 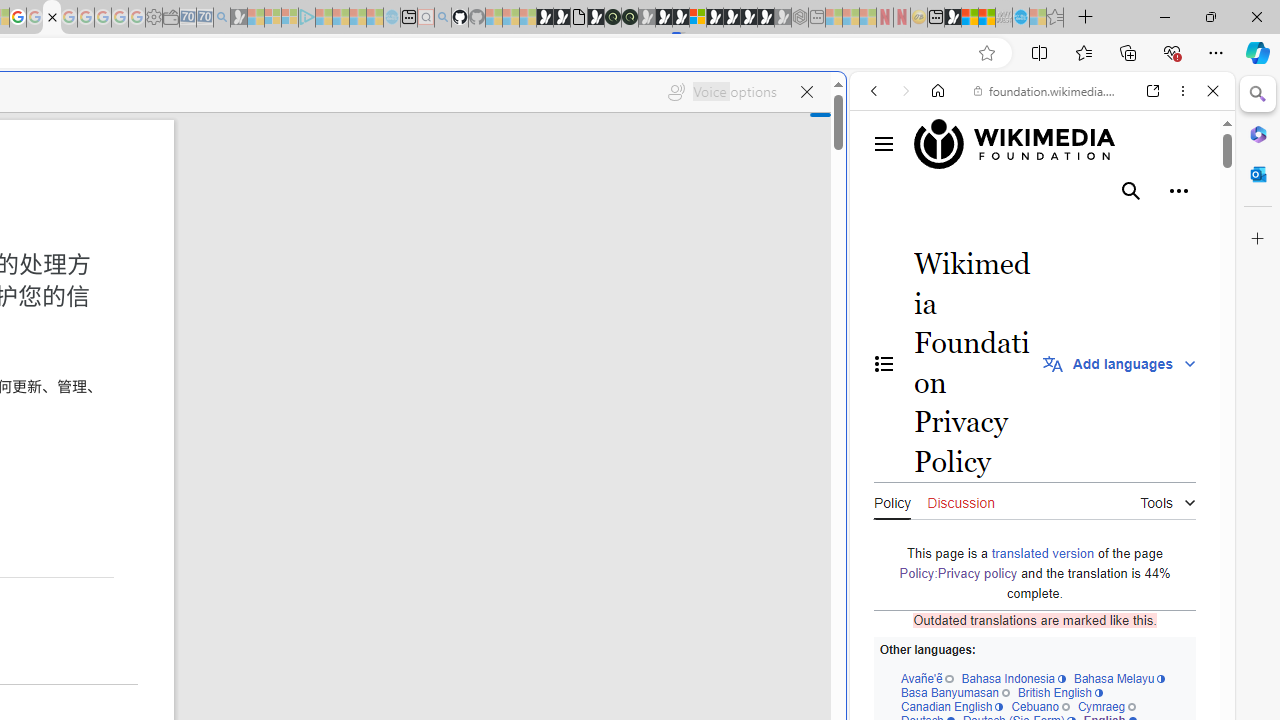 What do you see at coordinates (891, 499) in the screenshot?
I see `'Policy'` at bounding box center [891, 499].